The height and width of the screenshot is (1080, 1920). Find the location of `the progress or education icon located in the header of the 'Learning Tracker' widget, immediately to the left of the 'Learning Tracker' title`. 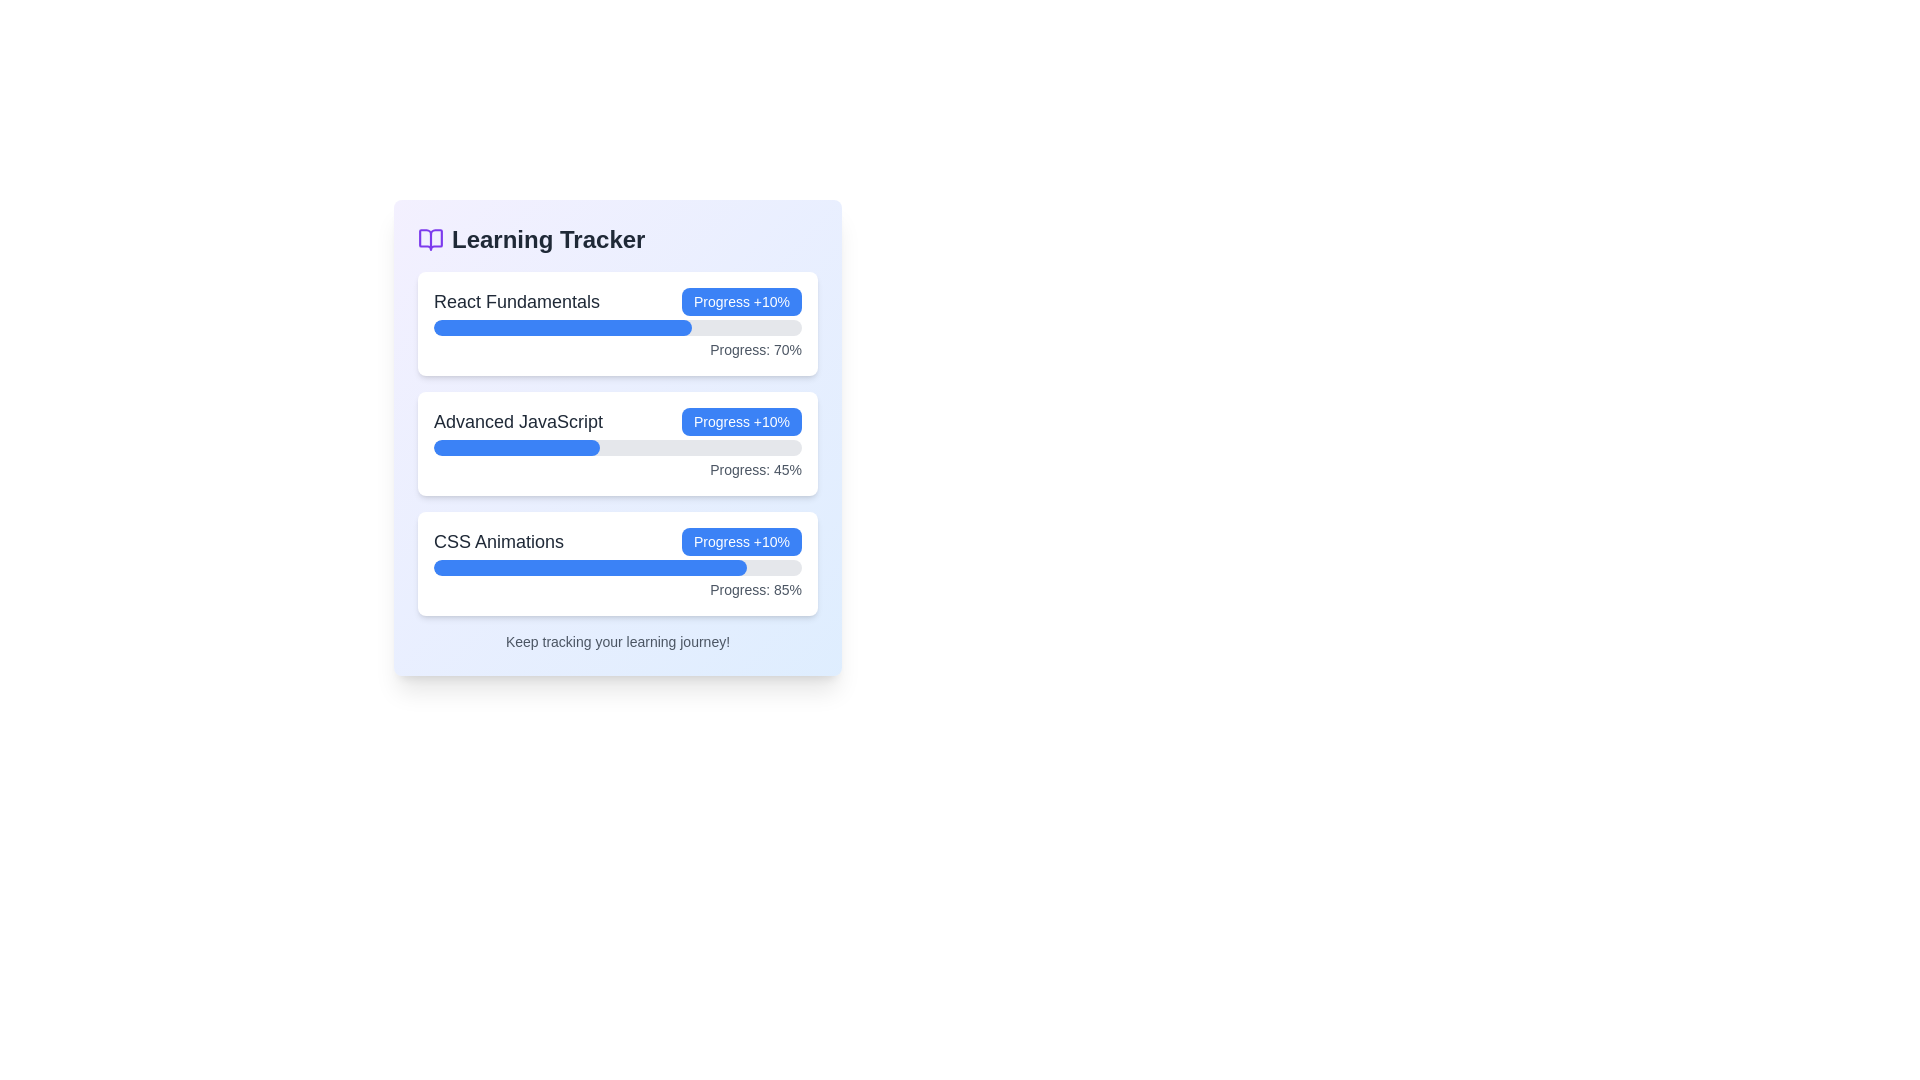

the progress or education icon located in the header of the 'Learning Tracker' widget, immediately to the left of the 'Learning Tracker' title is located at coordinates (430, 238).